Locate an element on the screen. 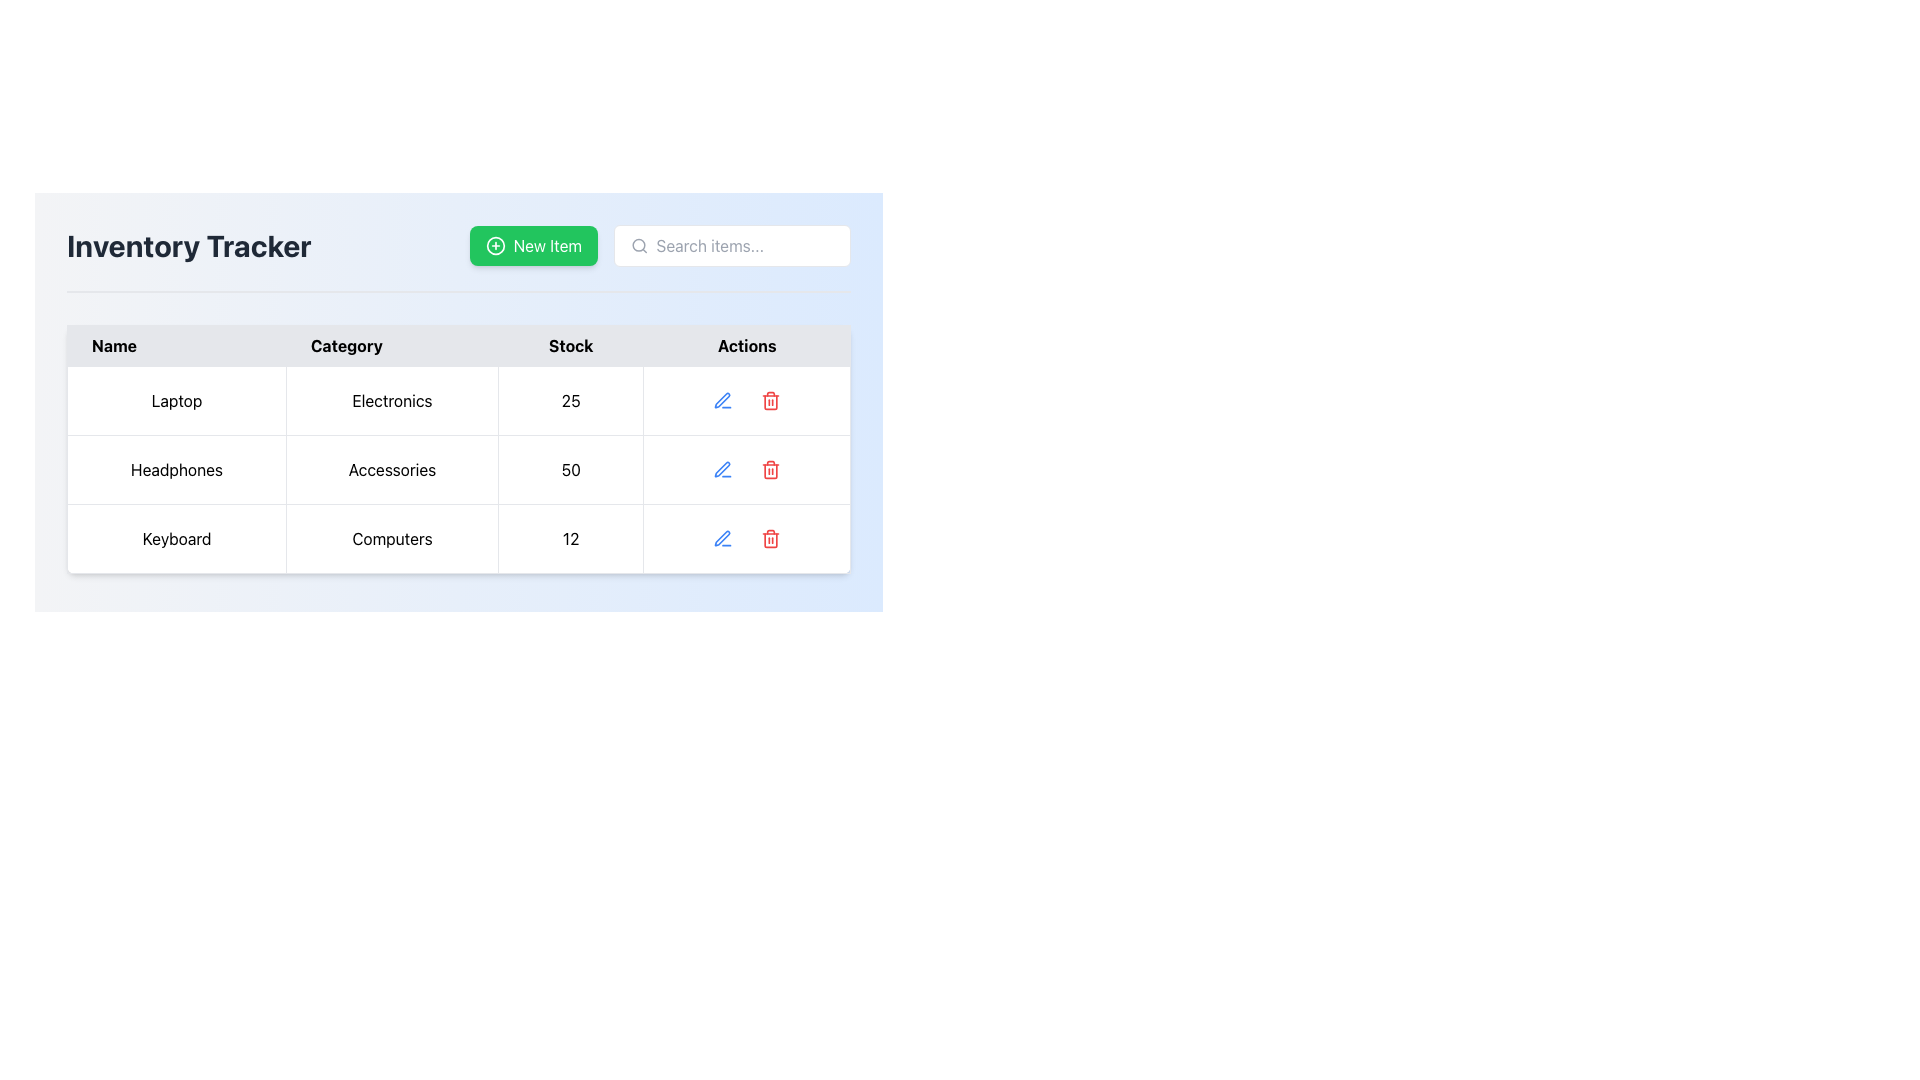  the Edit Icon Button located in the 'Actions' column of the third row (Keyboard row) of the table is located at coordinates (722, 538).